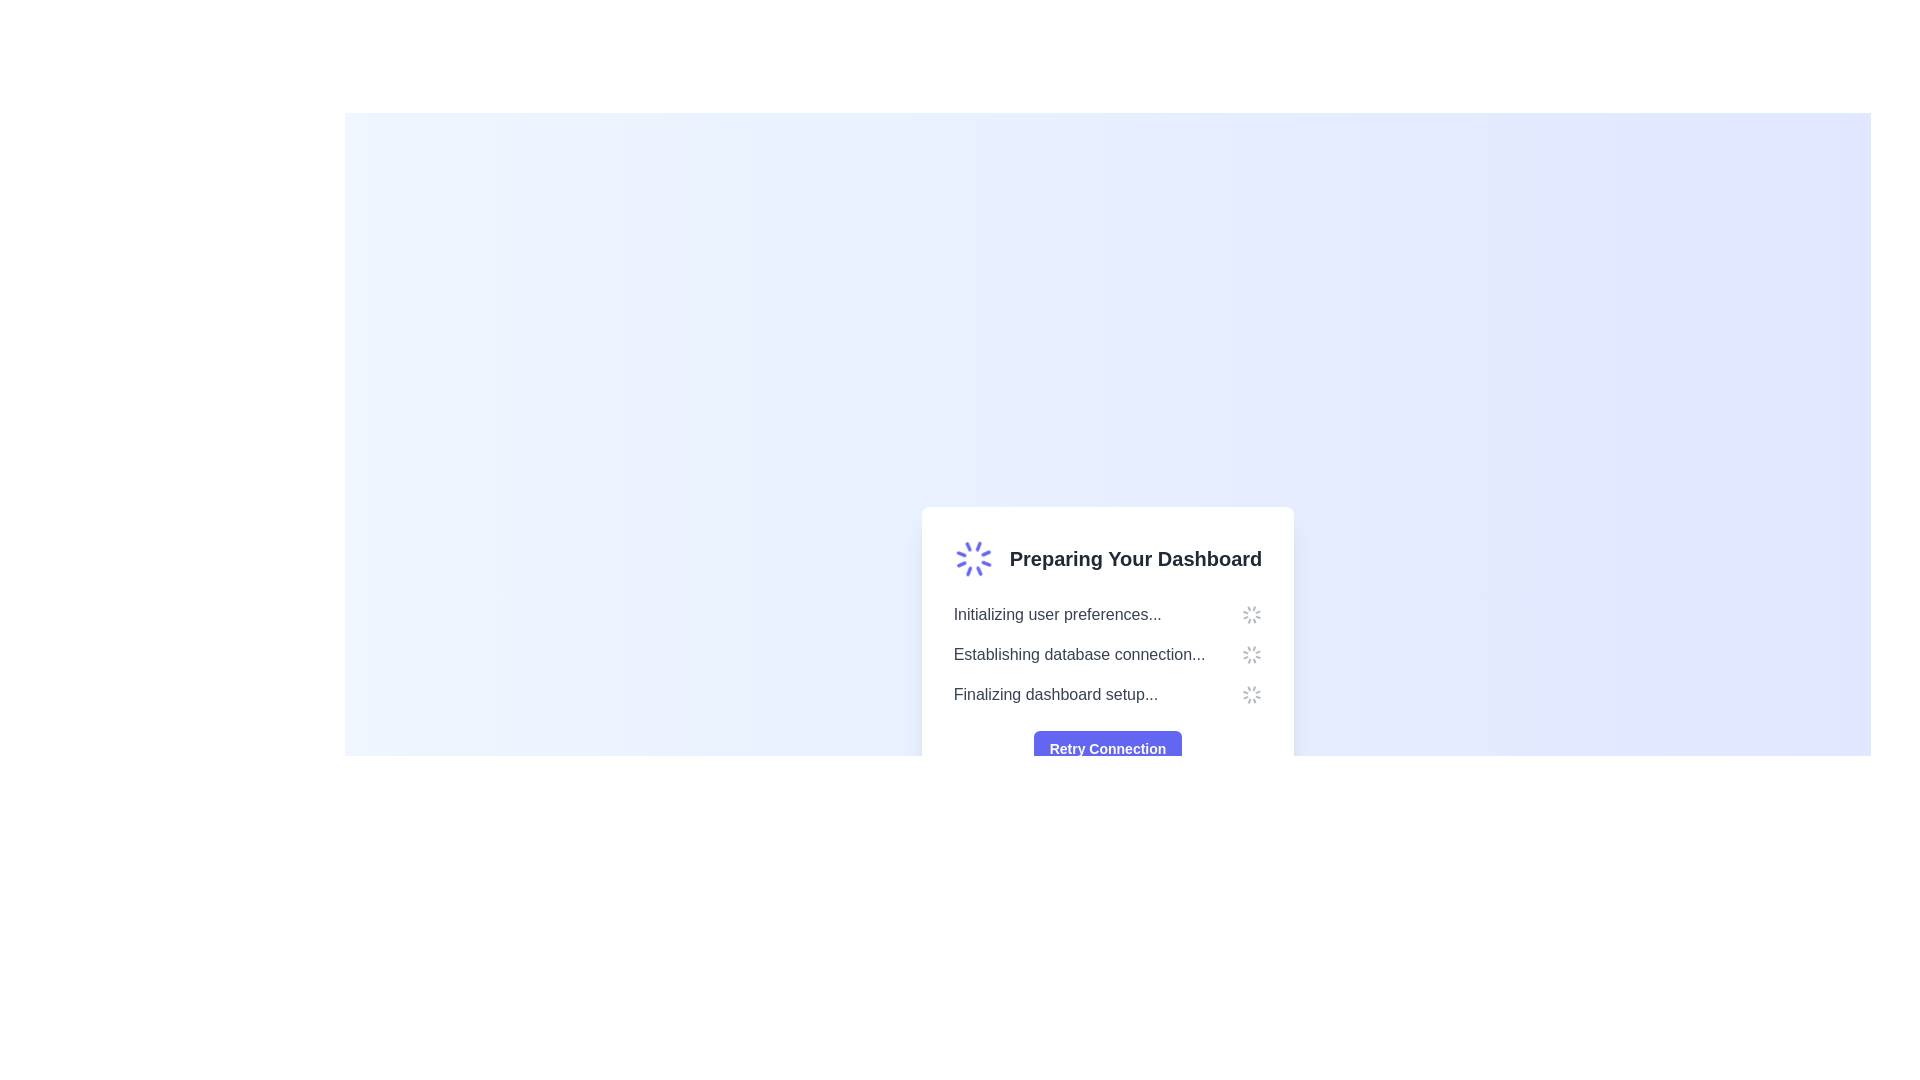  What do you see at coordinates (973, 559) in the screenshot?
I see `the Loader animation located to the left of the text 'Preparing Your Dashboard', which indicates that a background process is ongoing` at bounding box center [973, 559].